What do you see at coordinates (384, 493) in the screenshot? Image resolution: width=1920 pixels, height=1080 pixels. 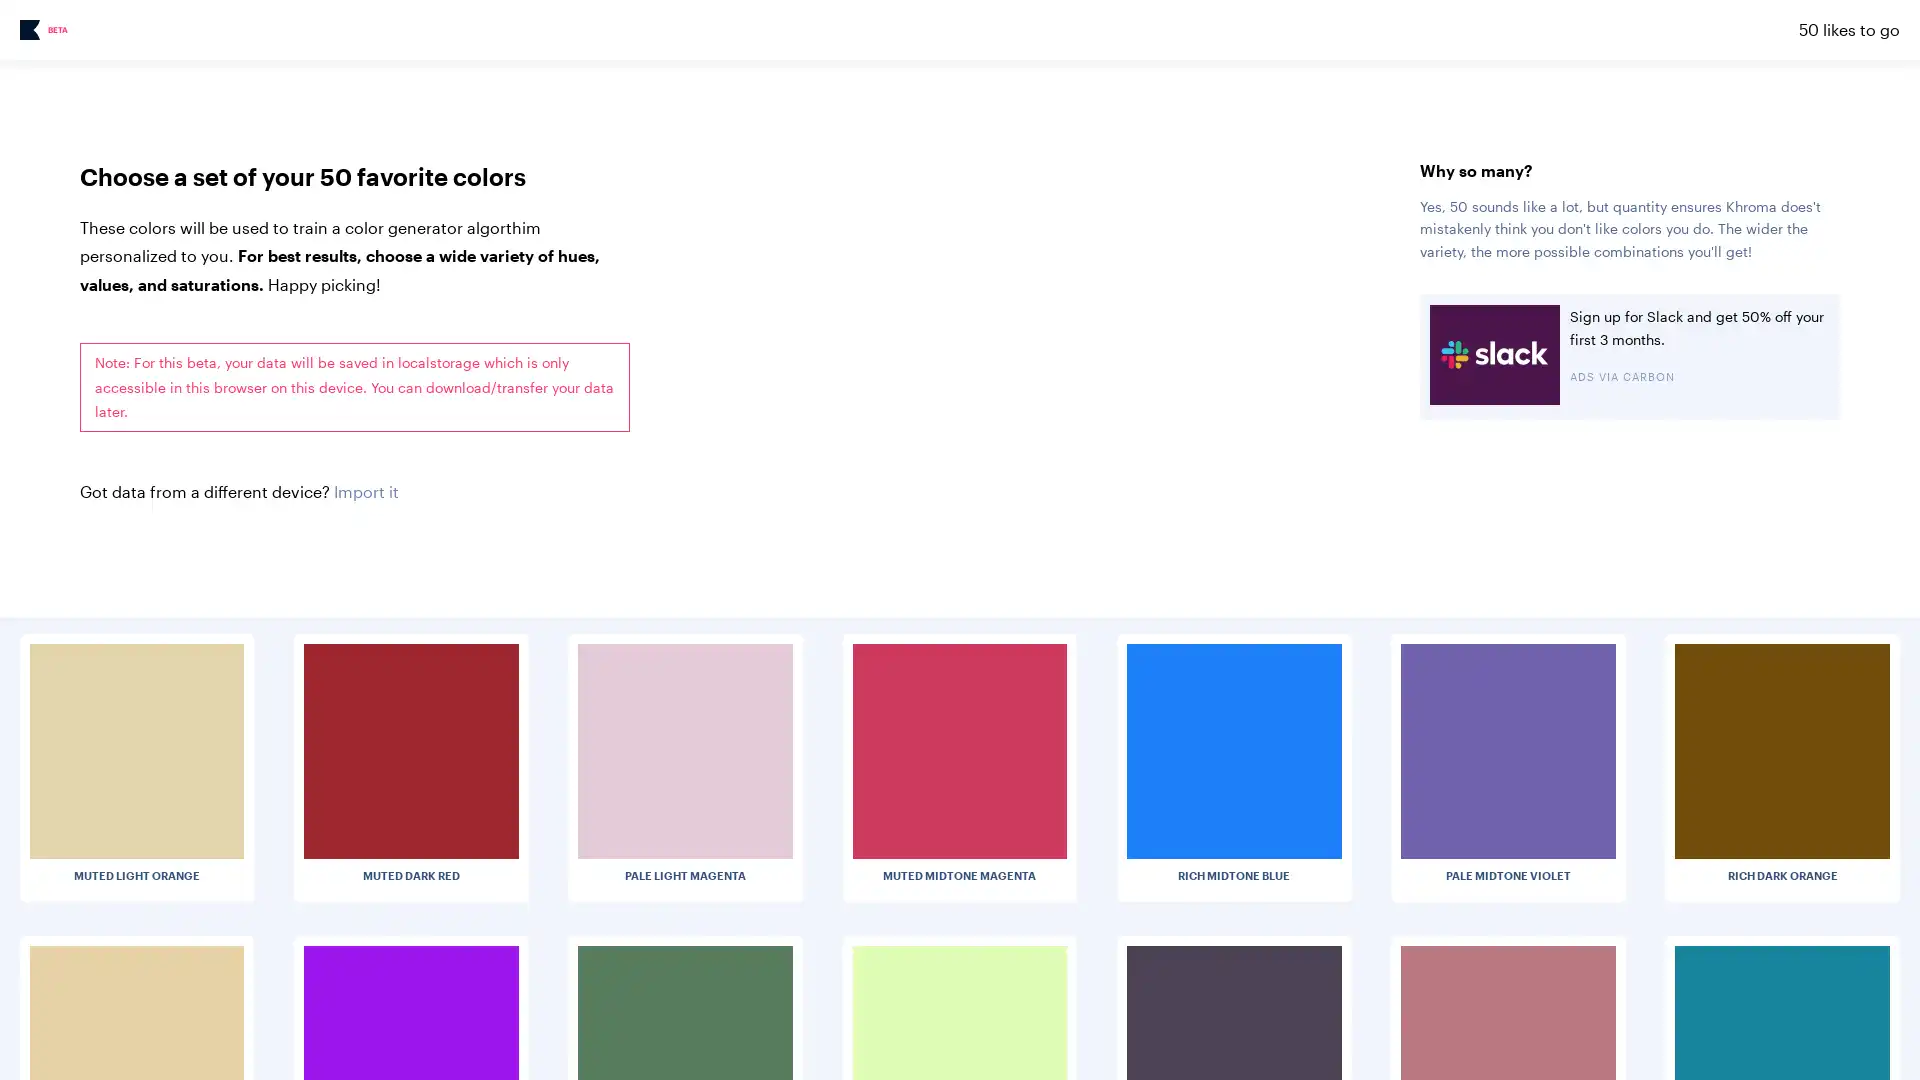 I see `Choose File` at bounding box center [384, 493].